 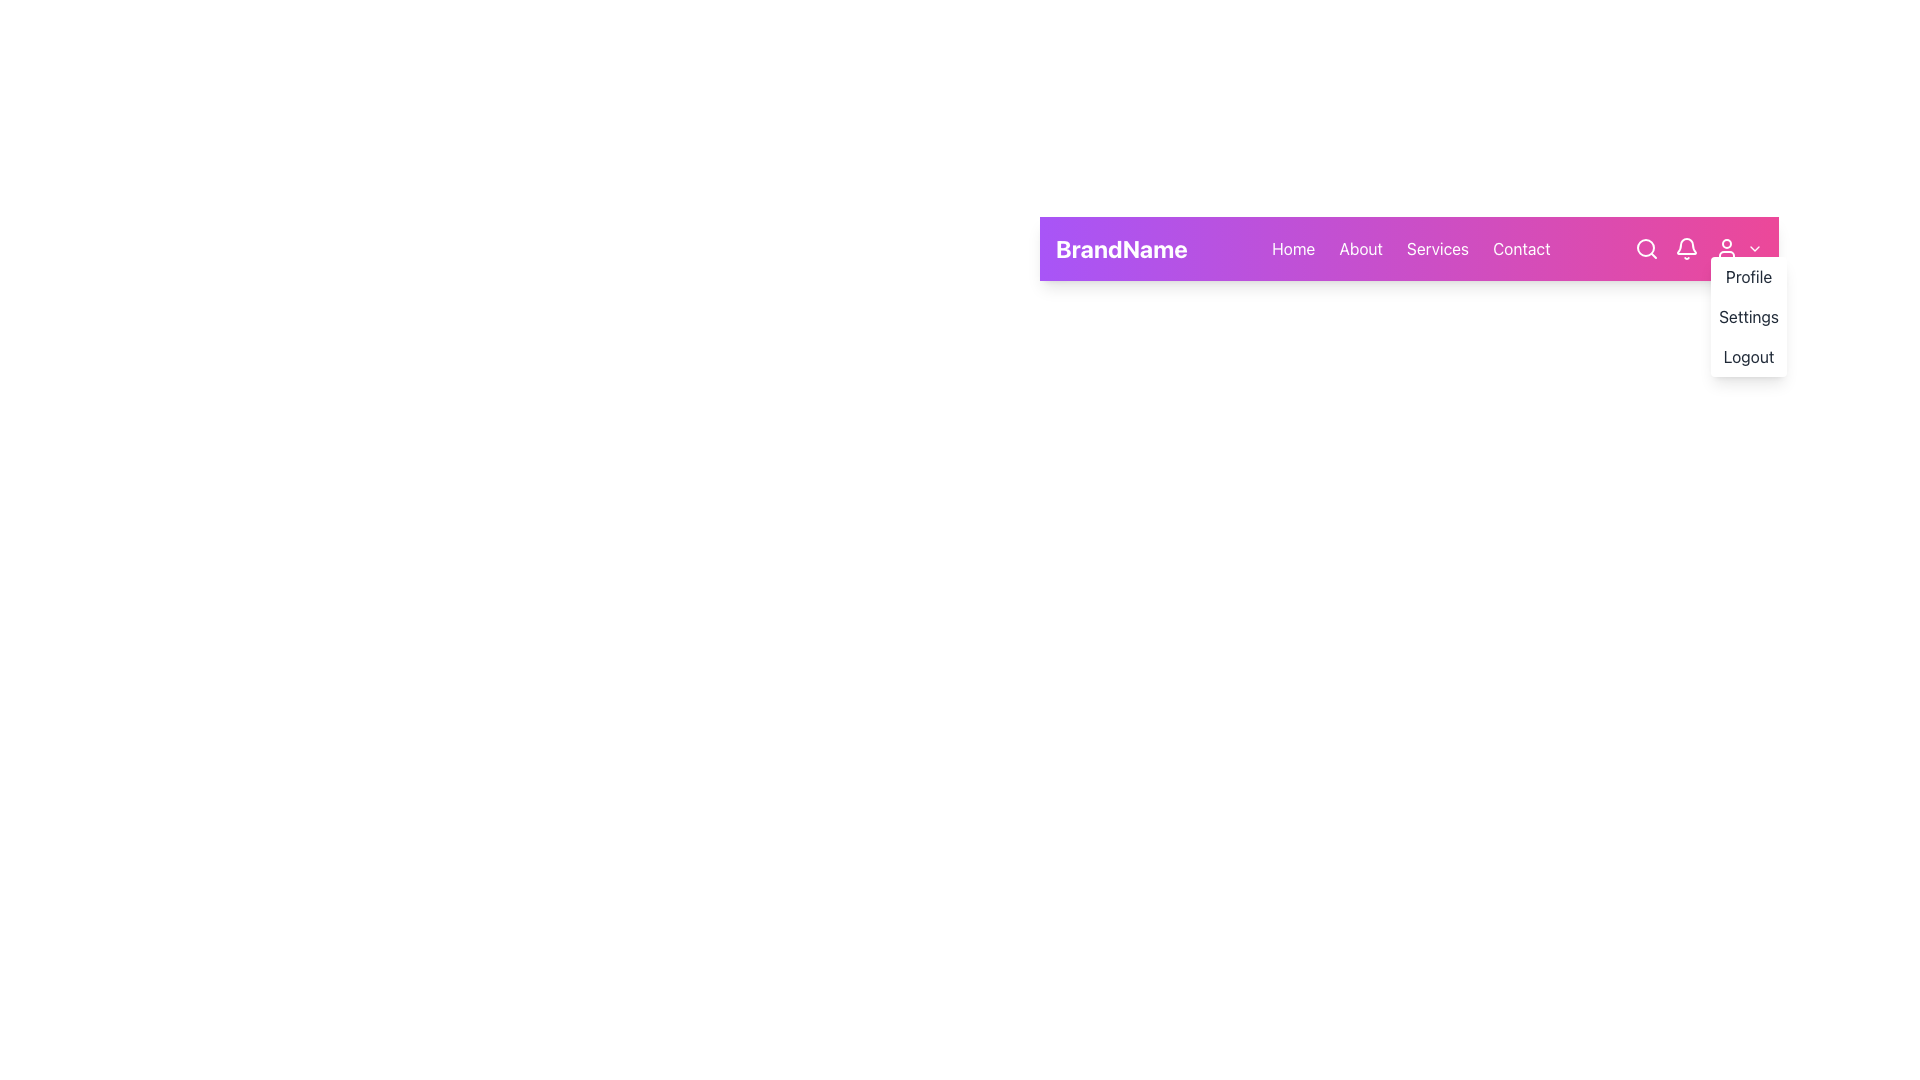 I want to click on the 'Logout' button located at the bottom of the user menu to log out of the user account, so click(x=1748, y=356).